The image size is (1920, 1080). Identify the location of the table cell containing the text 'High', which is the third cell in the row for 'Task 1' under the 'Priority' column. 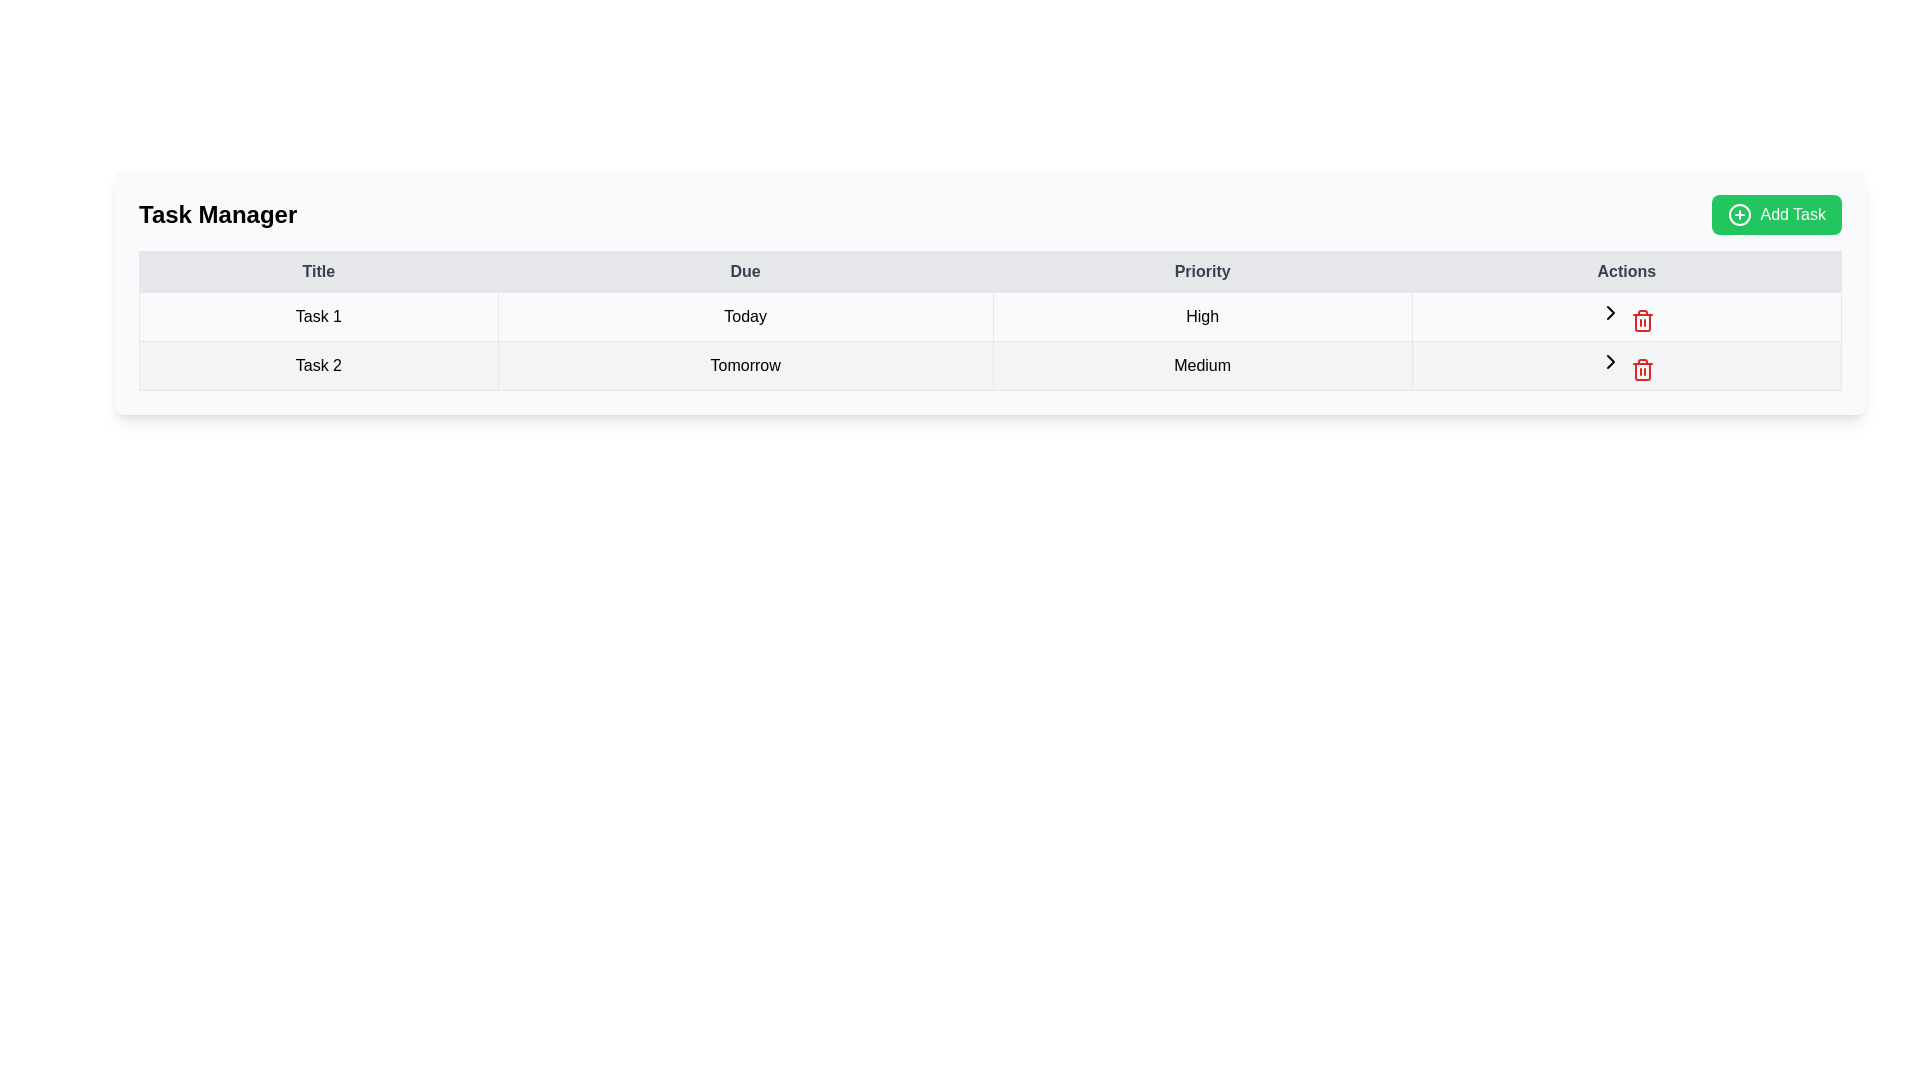
(1201, 315).